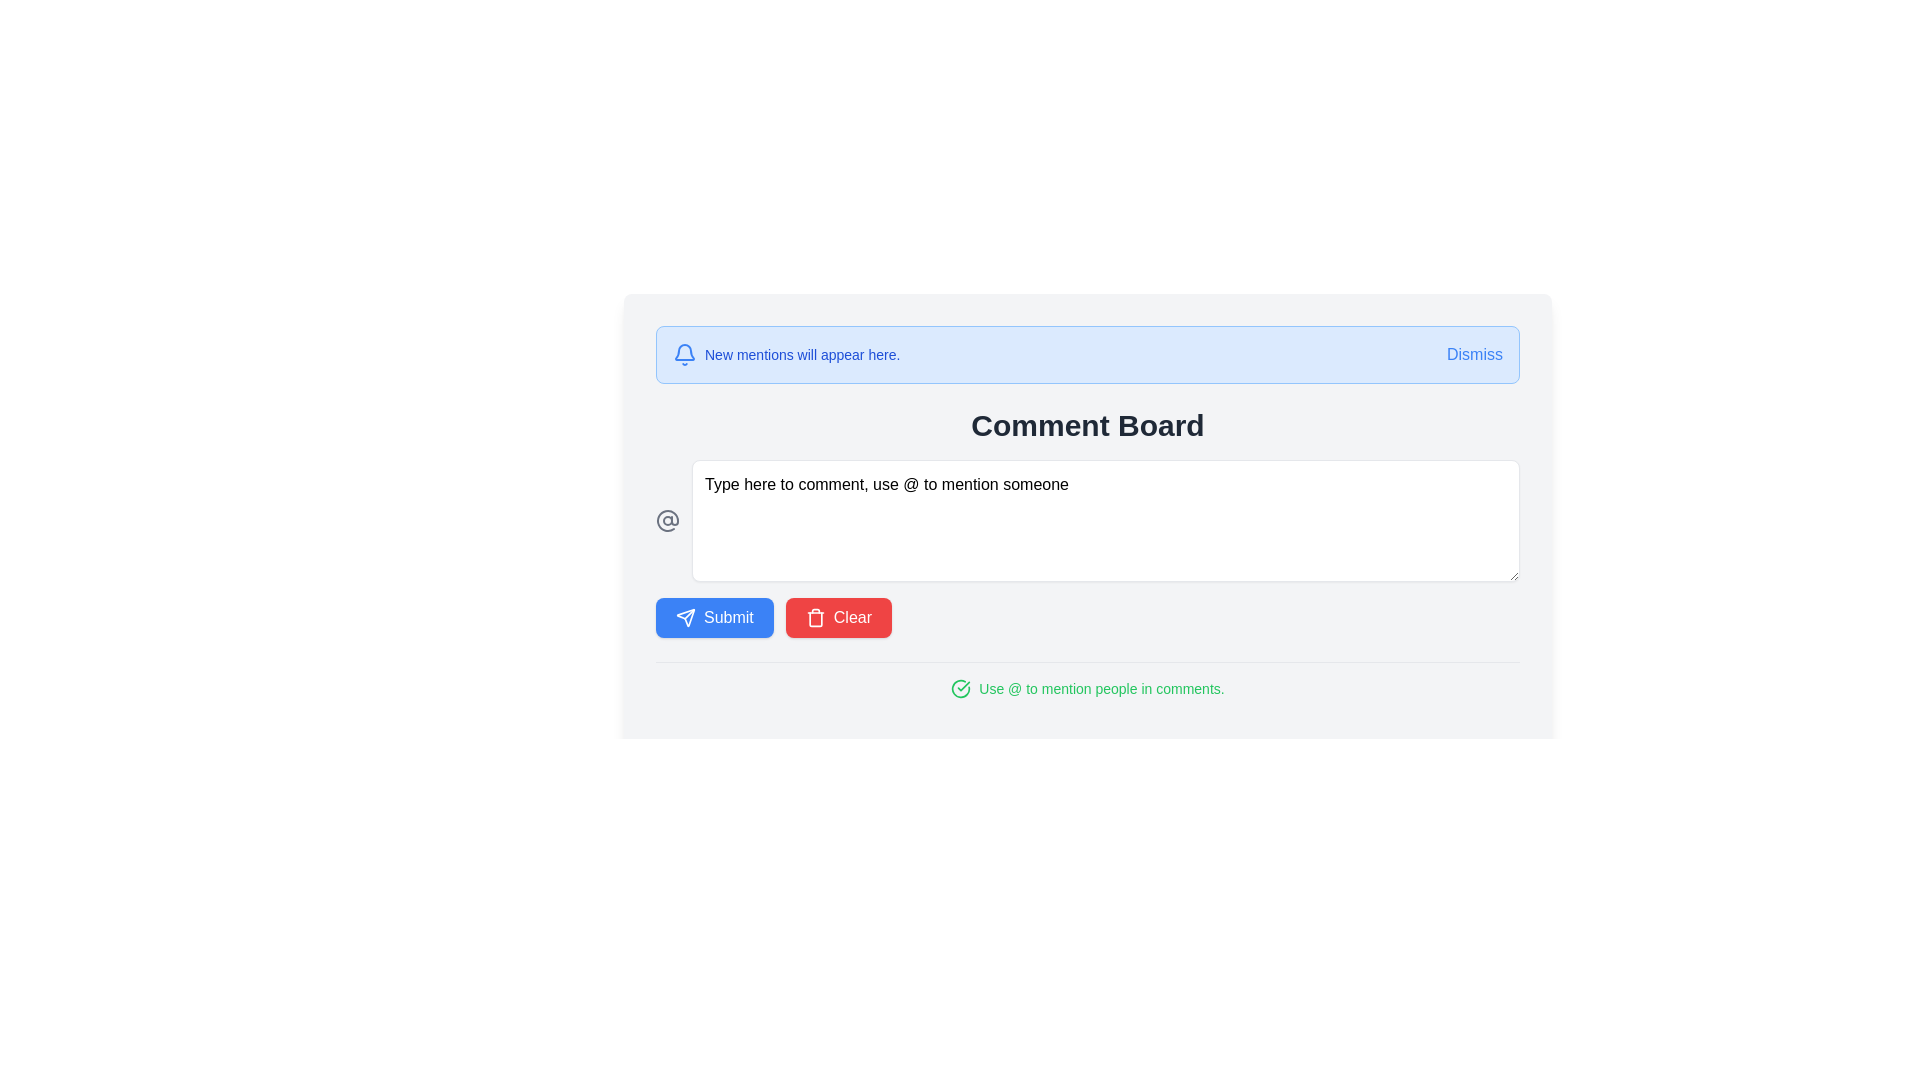 This screenshot has width=1920, height=1080. What do you see at coordinates (961, 688) in the screenshot?
I see `the green circular checkmark icon with a tick inside, which is located at the bottom left of the interface preceding the text 'Use @ to mention people in comments.'` at bounding box center [961, 688].